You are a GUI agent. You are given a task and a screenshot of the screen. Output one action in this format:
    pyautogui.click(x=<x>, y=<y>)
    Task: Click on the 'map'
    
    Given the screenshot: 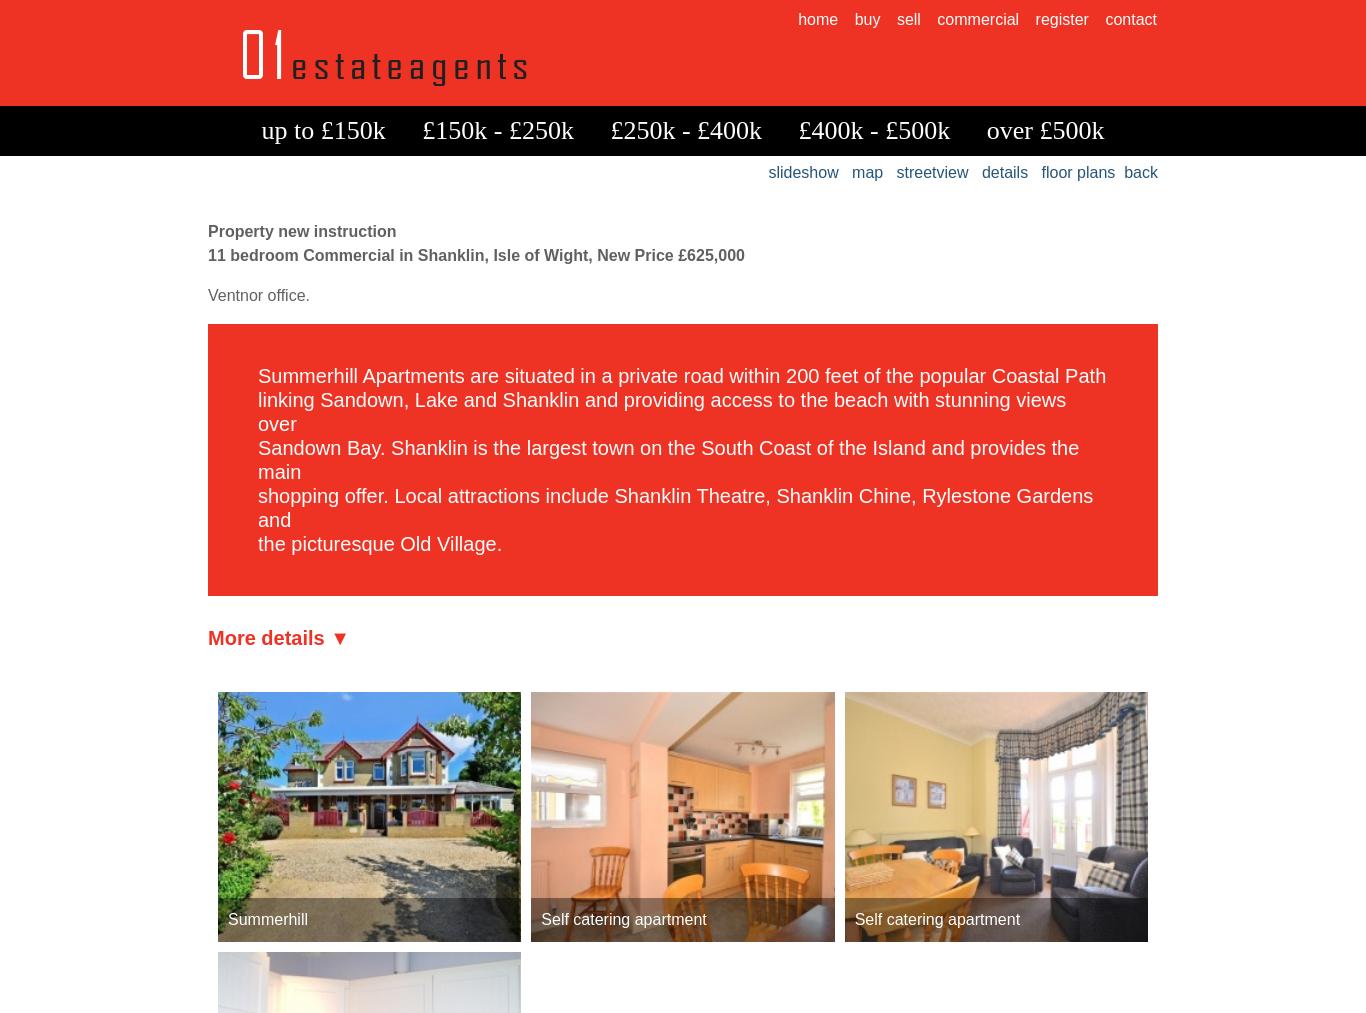 What is the action you would take?
    pyautogui.click(x=850, y=172)
    